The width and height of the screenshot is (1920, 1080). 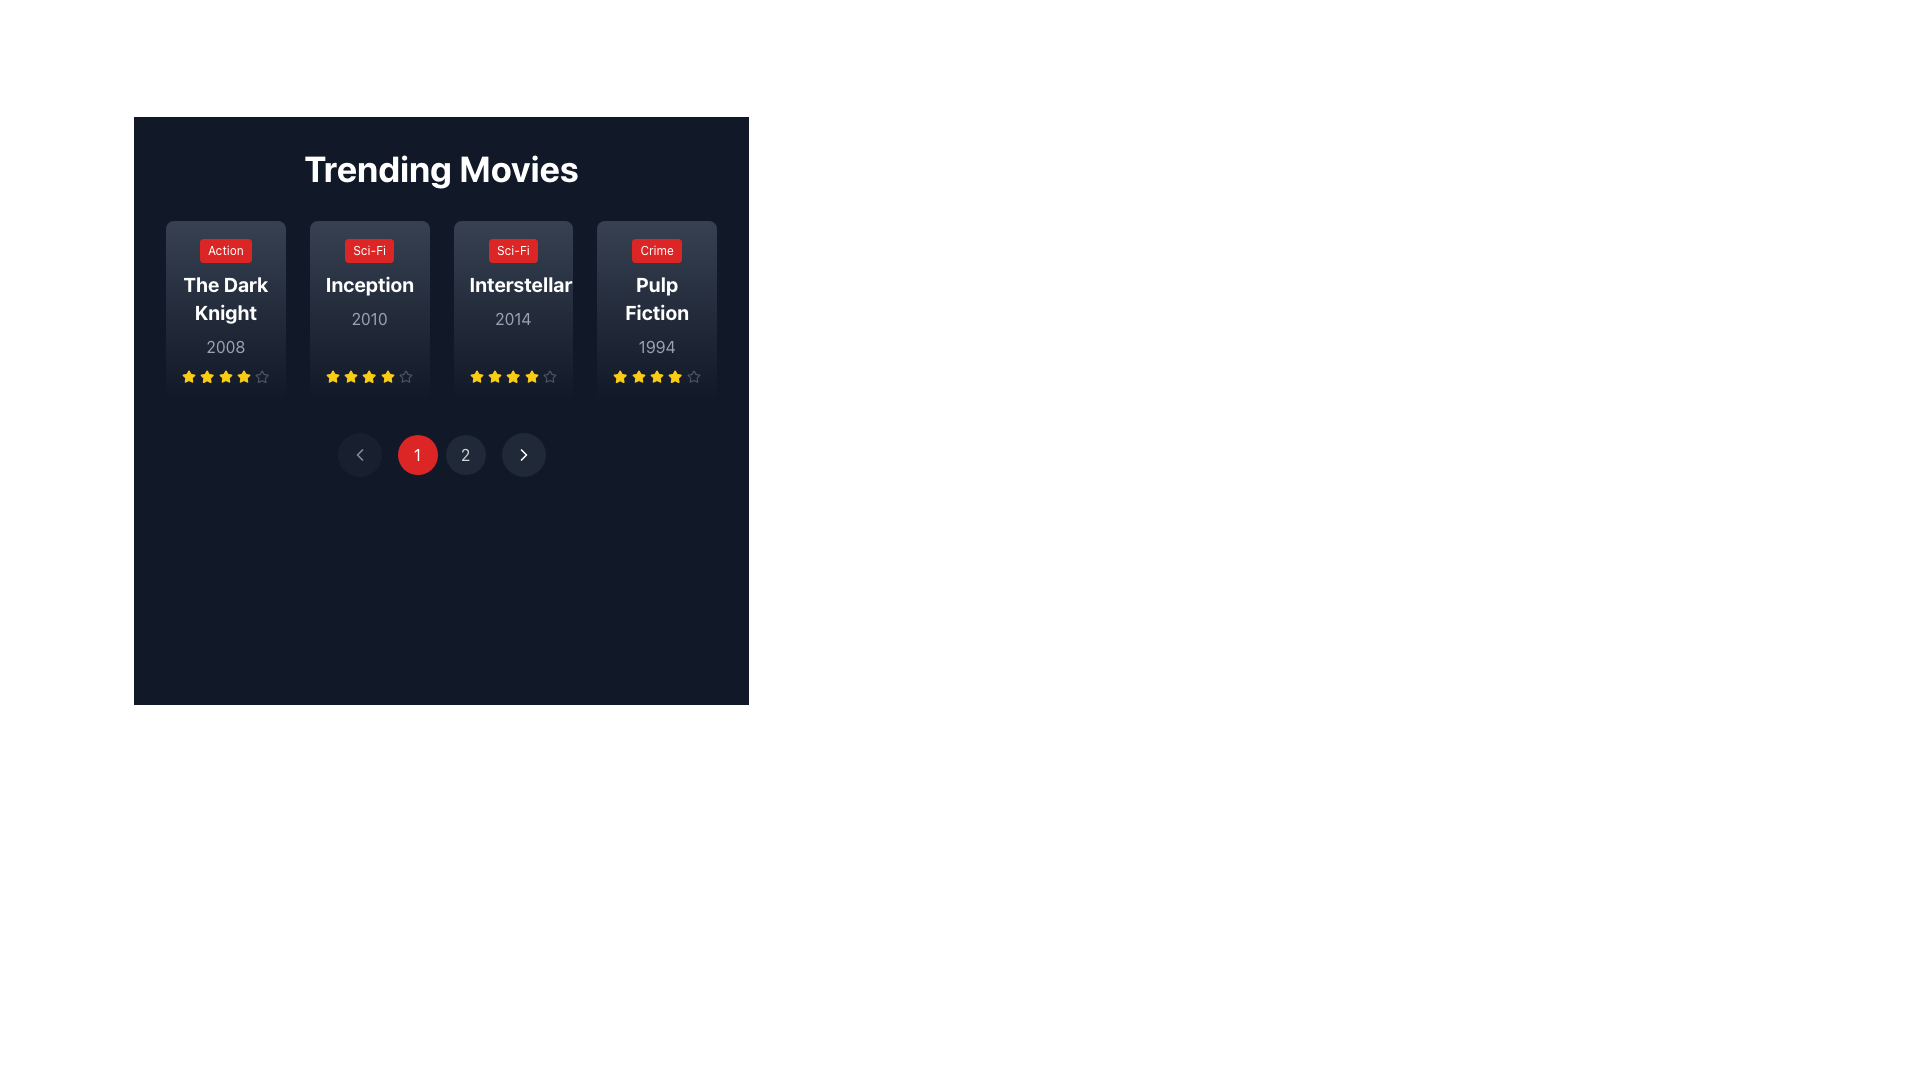 What do you see at coordinates (475, 376) in the screenshot?
I see `the yellow star-shaped icon, which is the first of five star icons displayed horizontally underneath the movie title 'Interstellar' in the third card of the 'Trending Movies' section` at bounding box center [475, 376].